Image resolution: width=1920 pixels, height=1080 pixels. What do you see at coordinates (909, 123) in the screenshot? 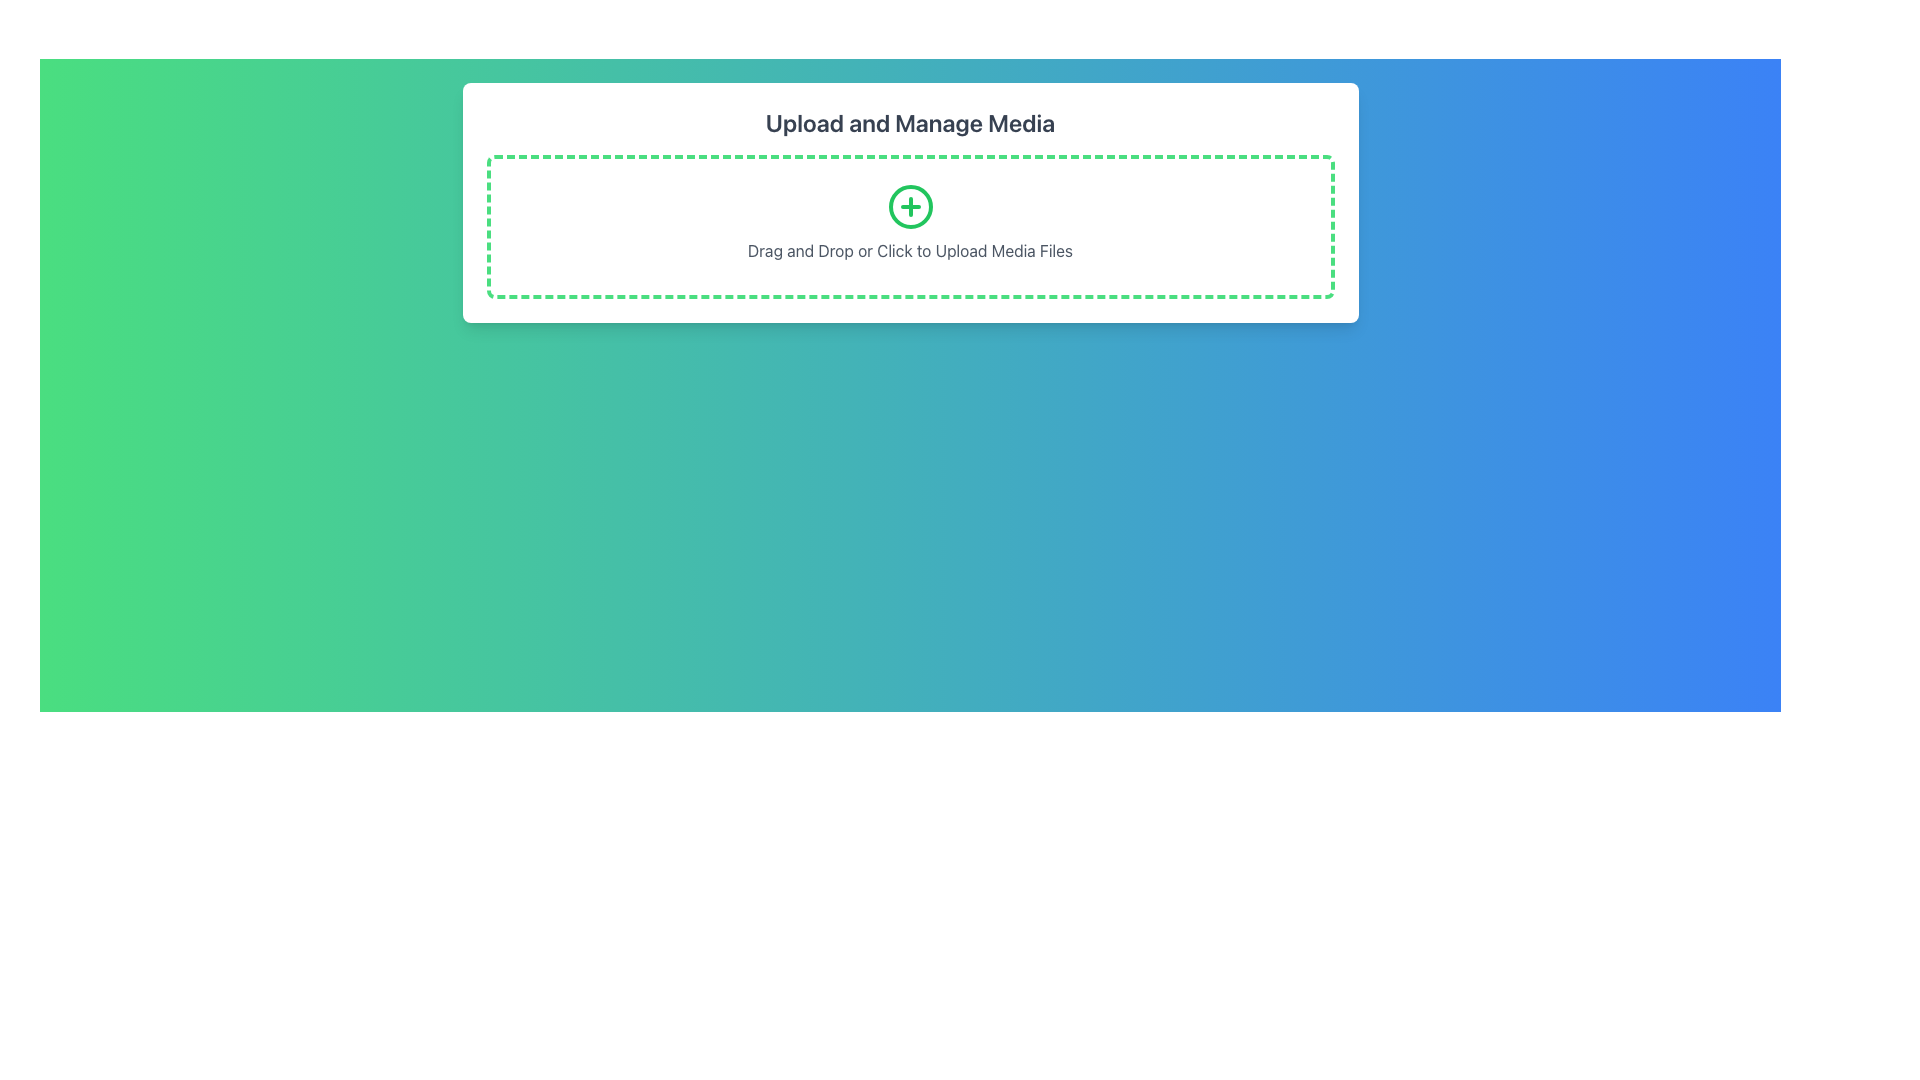
I see `text from the Text Header that indicates the purpose of the media file upload and management section` at bounding box center [909, 123].